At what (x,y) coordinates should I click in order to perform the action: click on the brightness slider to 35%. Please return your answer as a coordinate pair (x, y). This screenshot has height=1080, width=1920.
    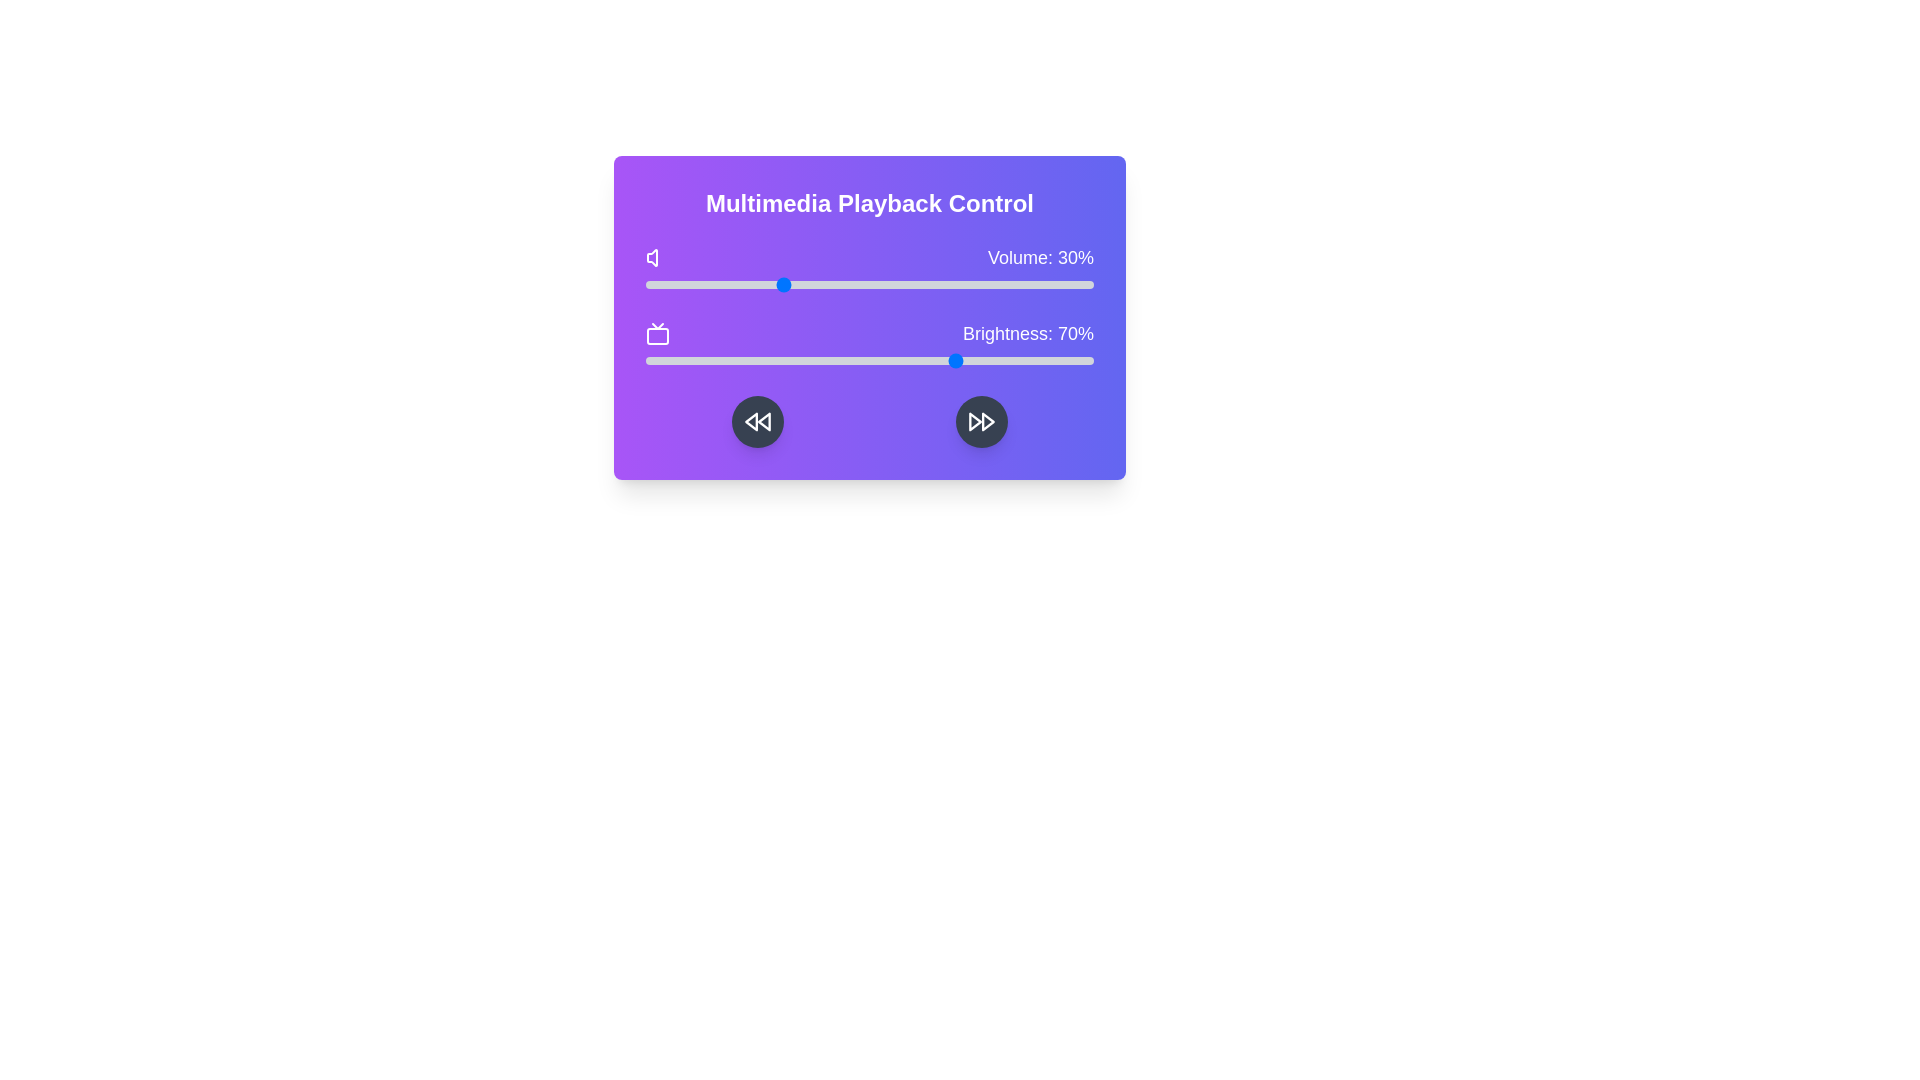
    Looking at the image, I should click on (802, 361).